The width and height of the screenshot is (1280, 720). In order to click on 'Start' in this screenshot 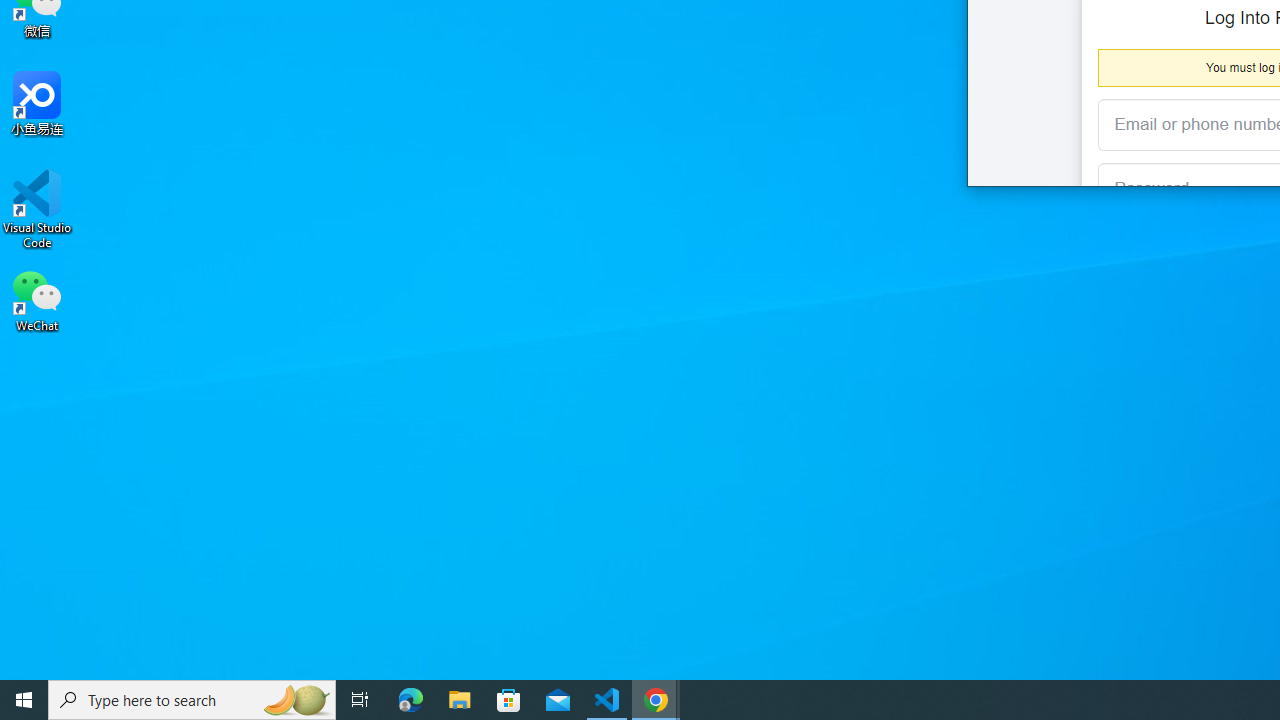, I will do `click(24, 698)`.